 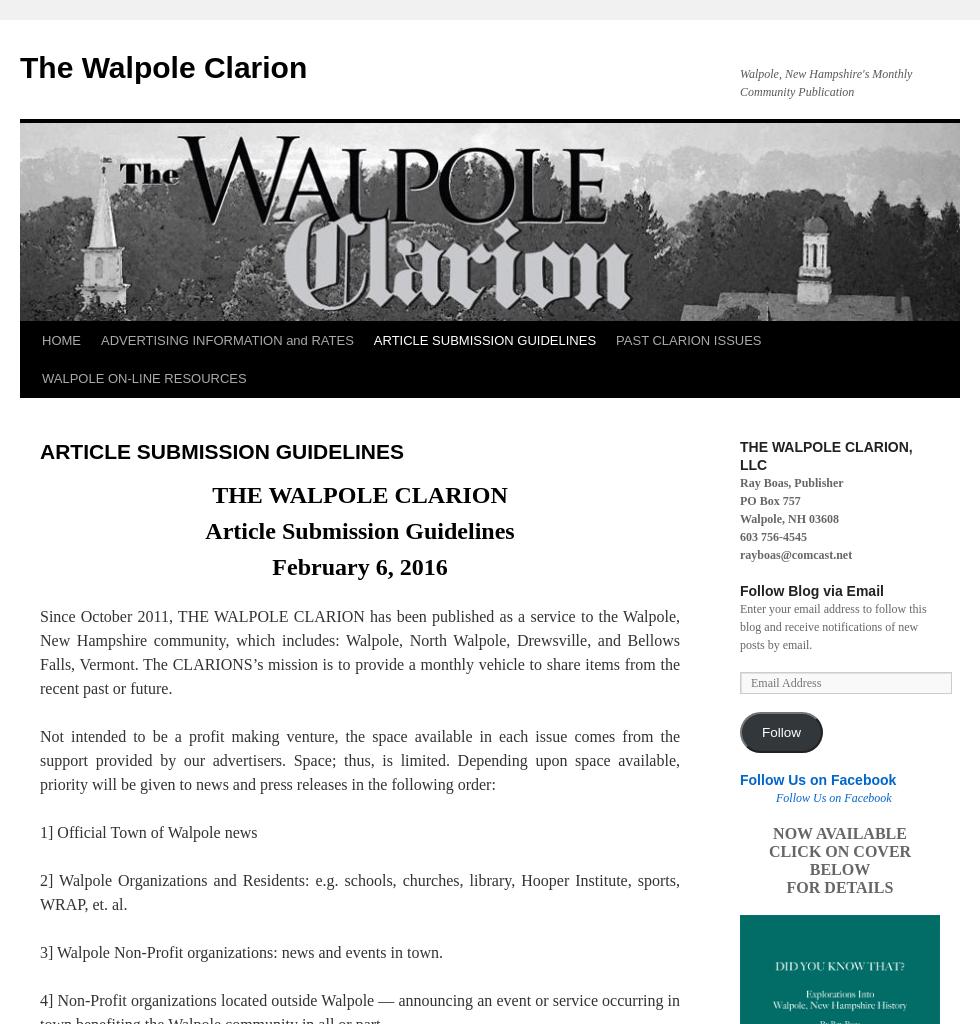 I want to click on 'February 6, 2016', so click(x=359, y=565).